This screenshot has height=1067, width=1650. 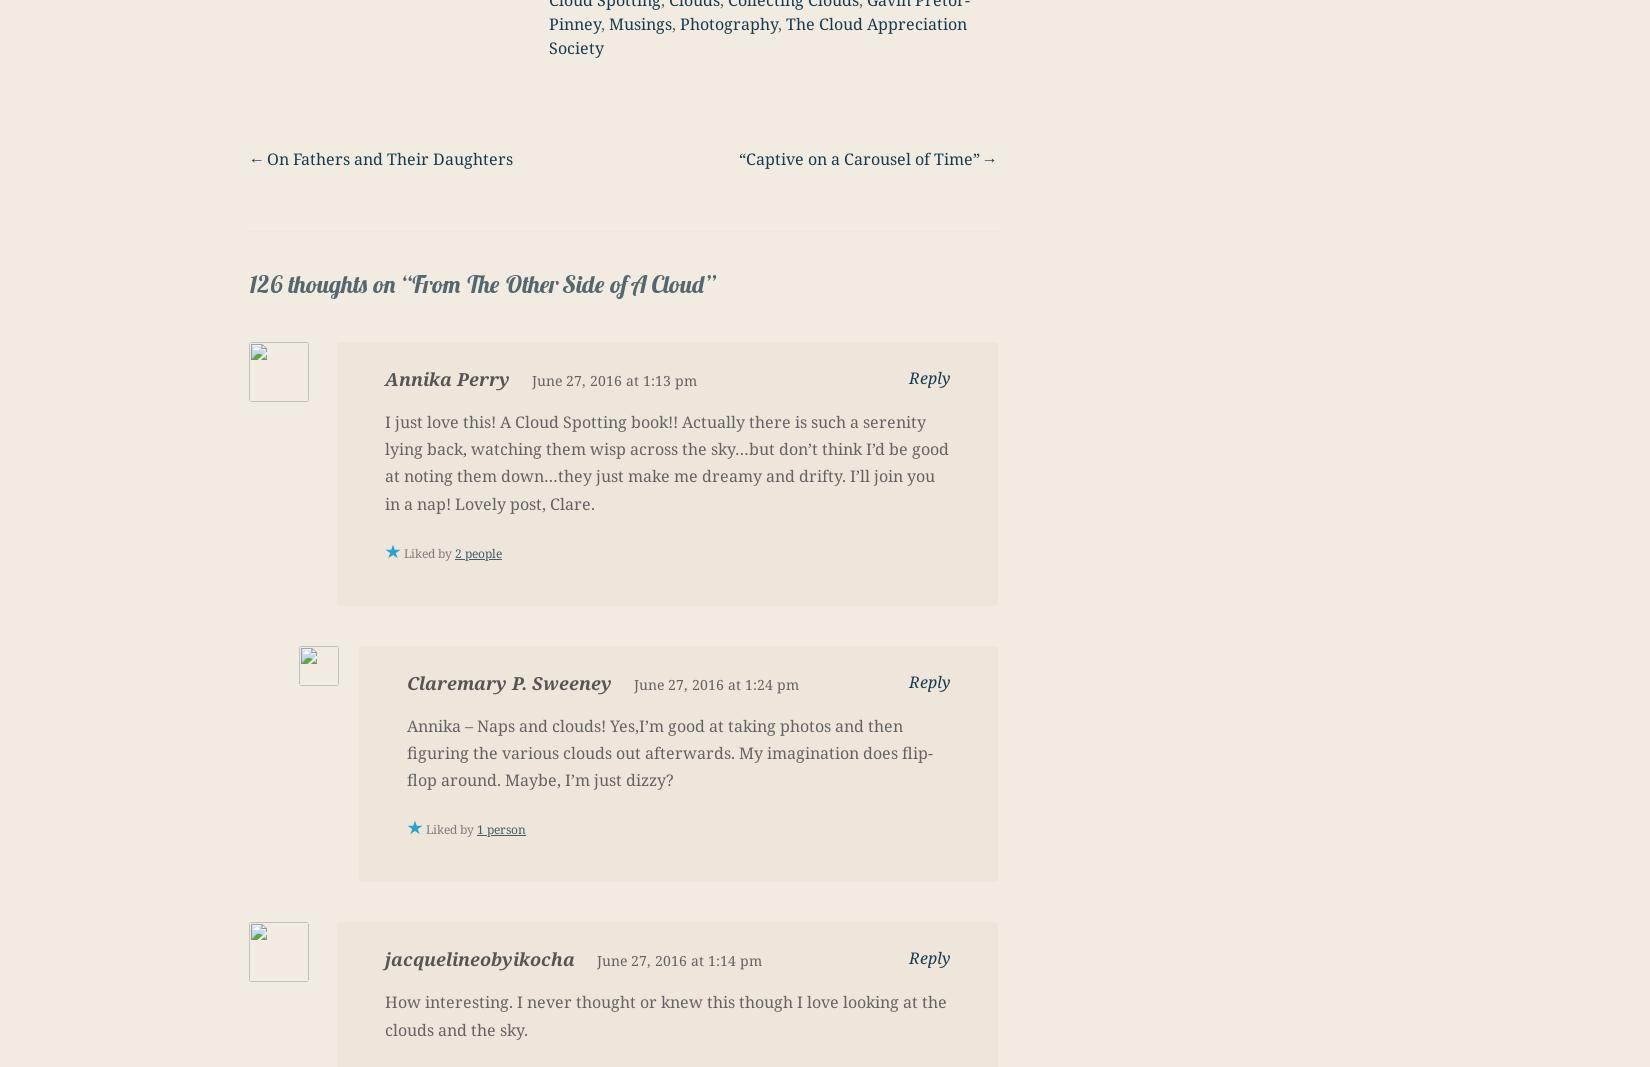 What do you see at coordinates (665, 461) in the screenshot?
I see `'I just love this! A Cloud Spotting book!! Actually there is such a serenity lying back, watching them wisp across the sky…but don’t think I’d be good at noting them down…they just make me dreamy and drifty. I’ll join you in a nap! Lovely post, Clare.'` at bounding box center [665, 461].